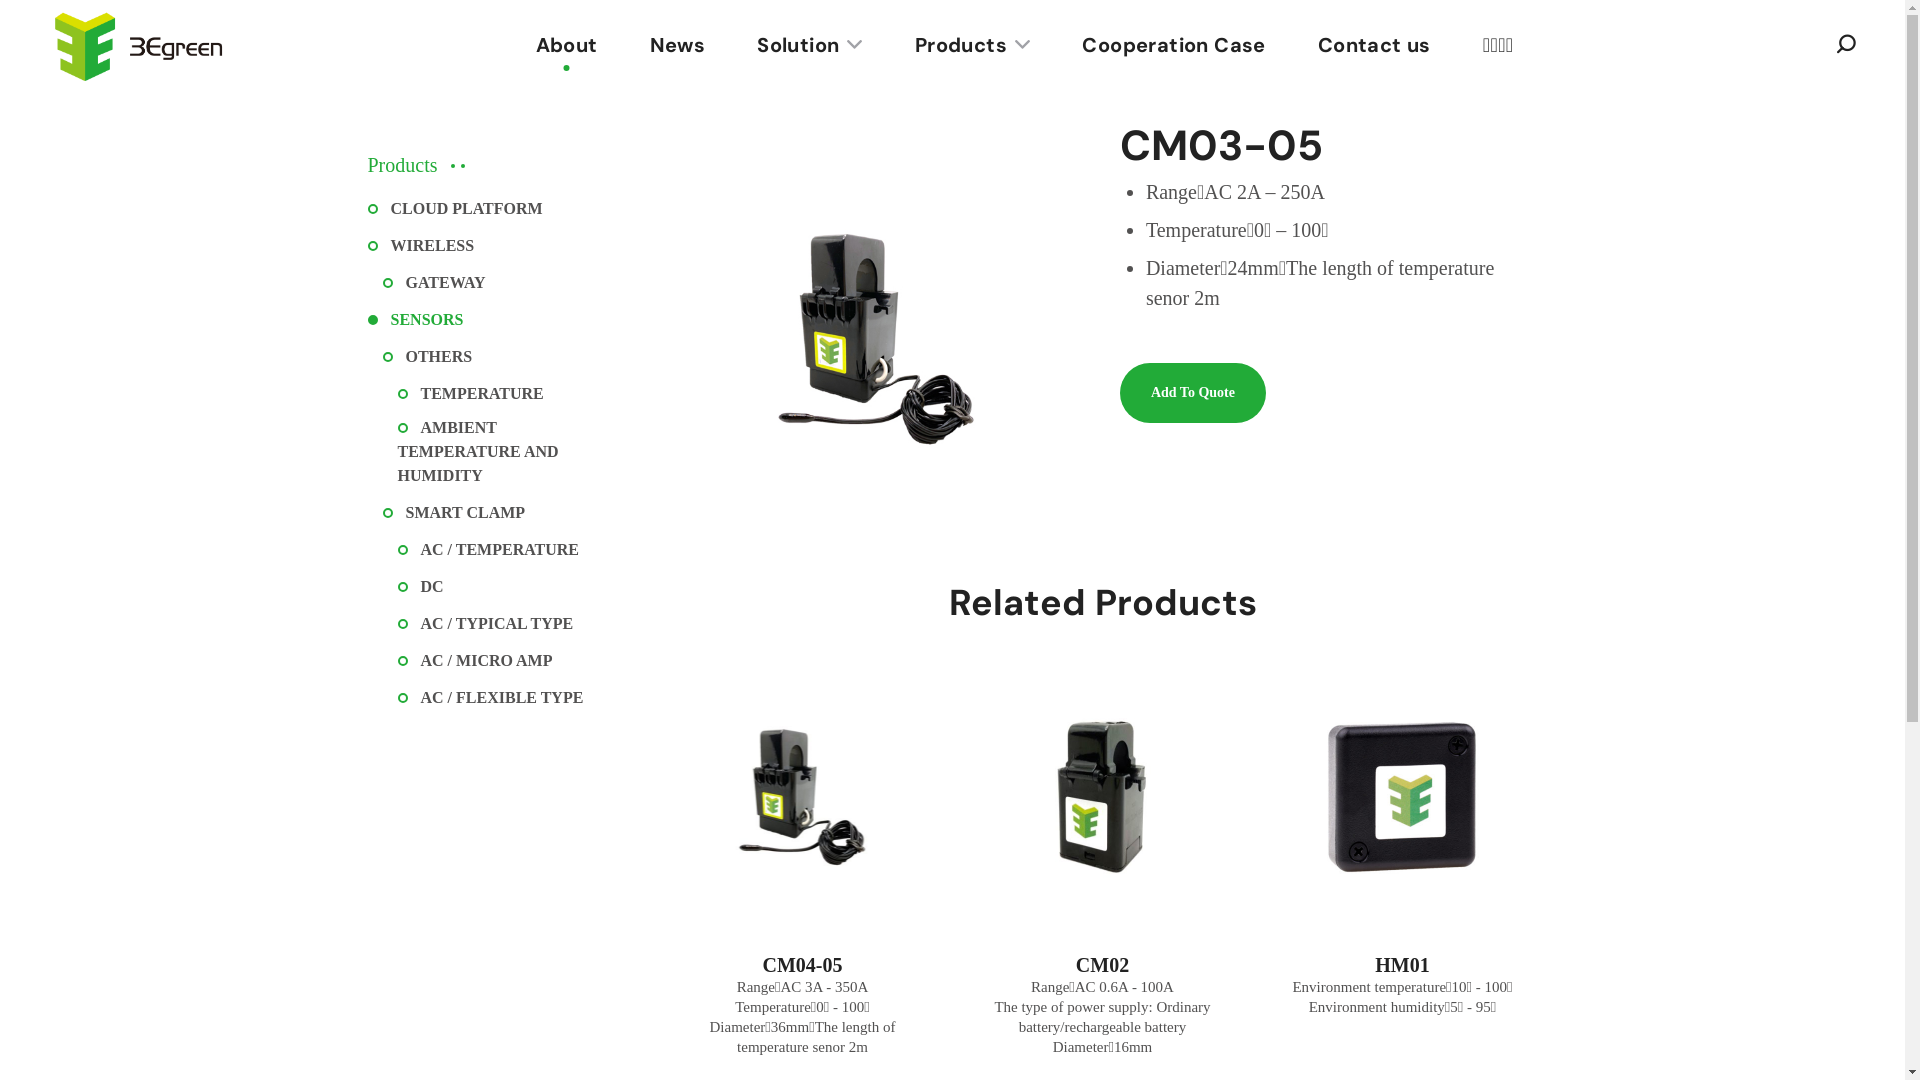 This screenshot has width=1920, height=1080. I want to click on 'AC / MICRO AMP', so click(474, 660).